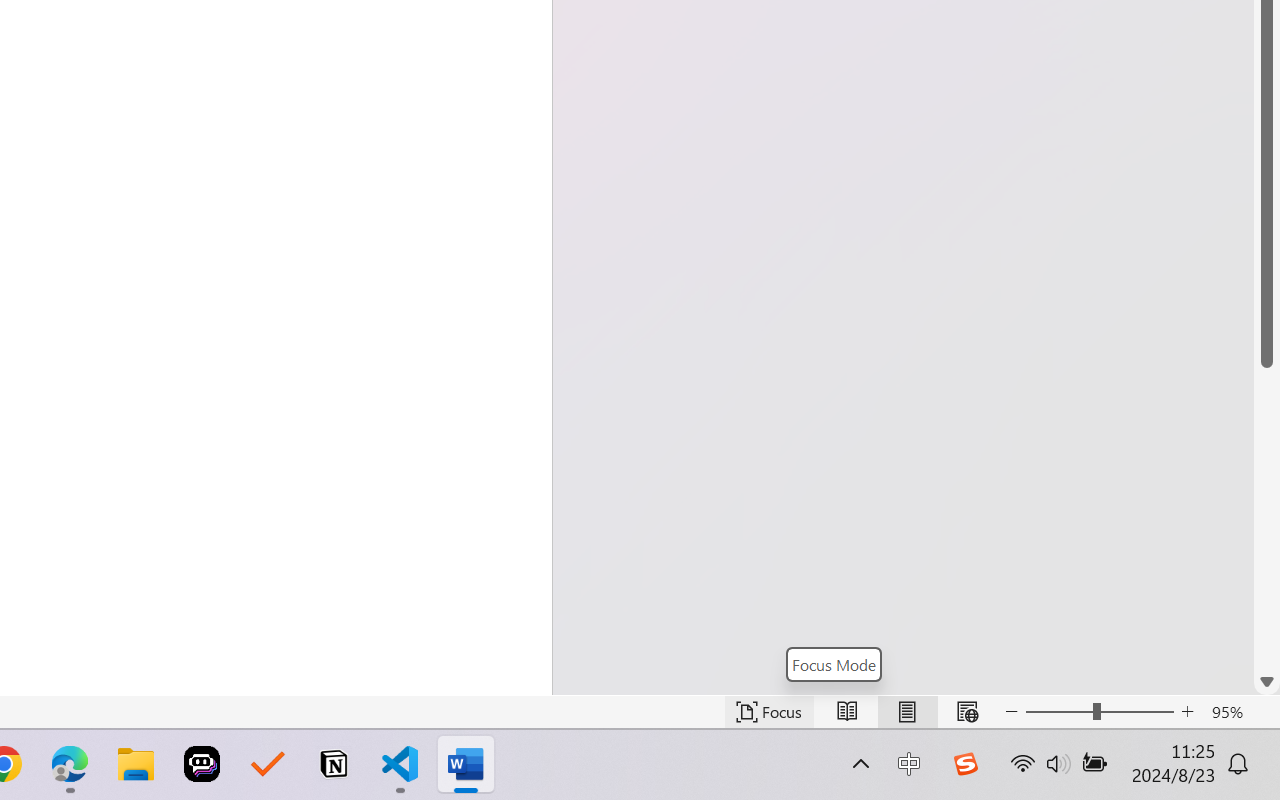 Image resolution: width=1280 pixels, height=800 pixels. Describe the element at coordinates (1266, 682) in the screenshot. I see `'Line down'` at that location.